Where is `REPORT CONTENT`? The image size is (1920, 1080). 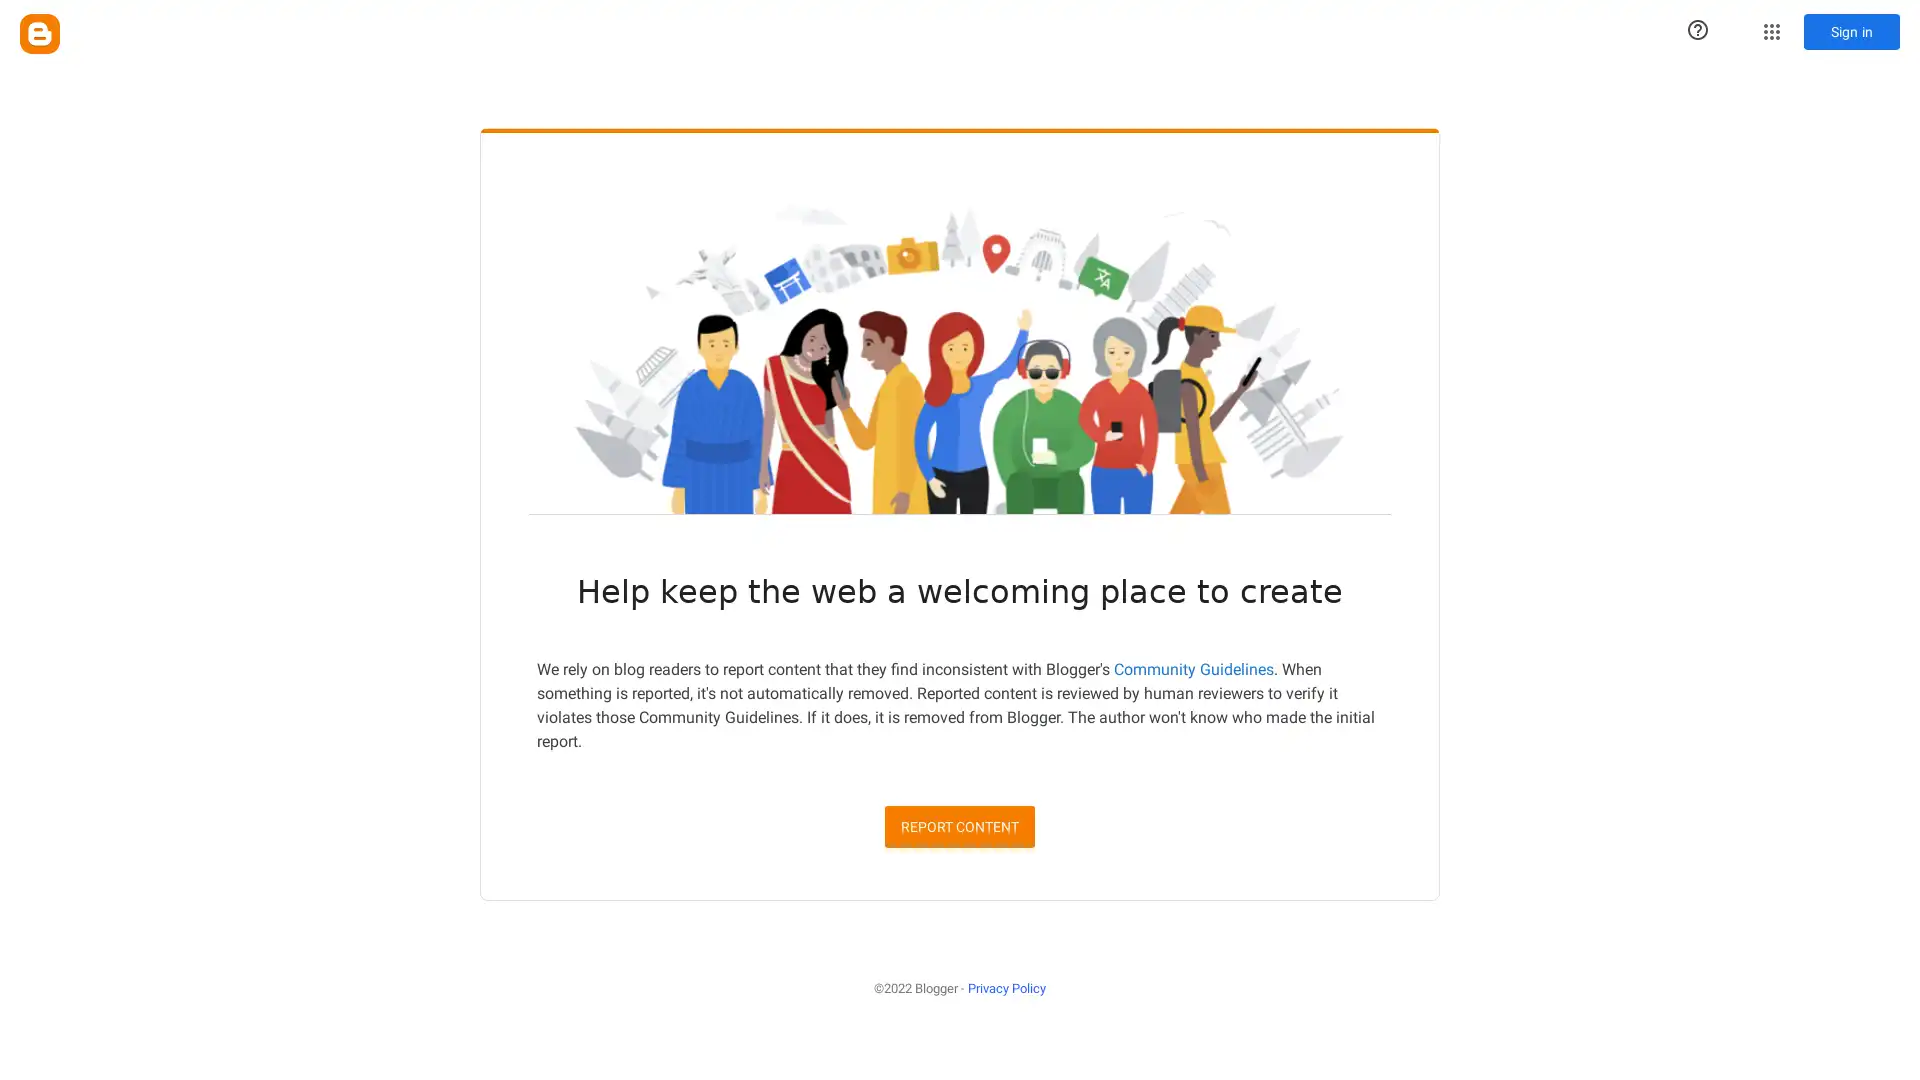 REPORT CONTENT is located at coordinates (960, 825).